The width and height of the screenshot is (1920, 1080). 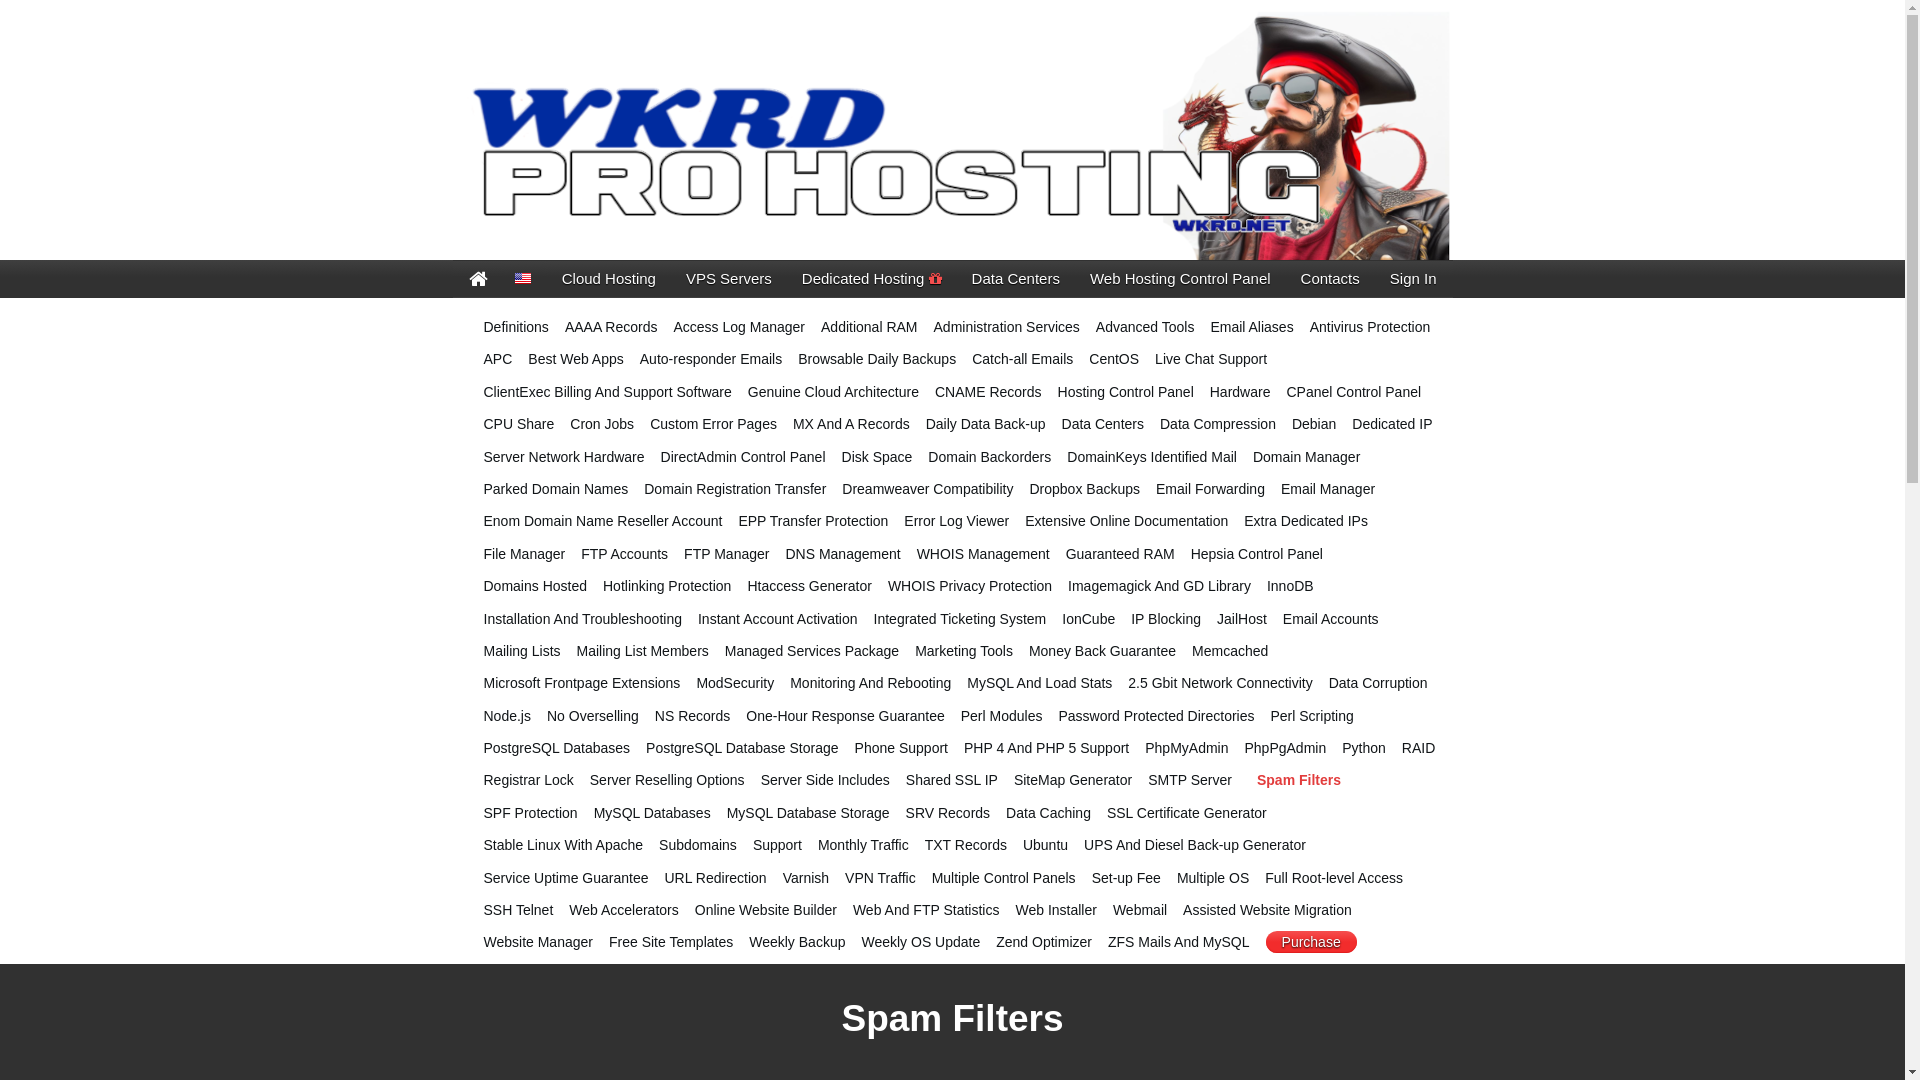 I want to click on 'IonCube', so click(x=1087, y=617).